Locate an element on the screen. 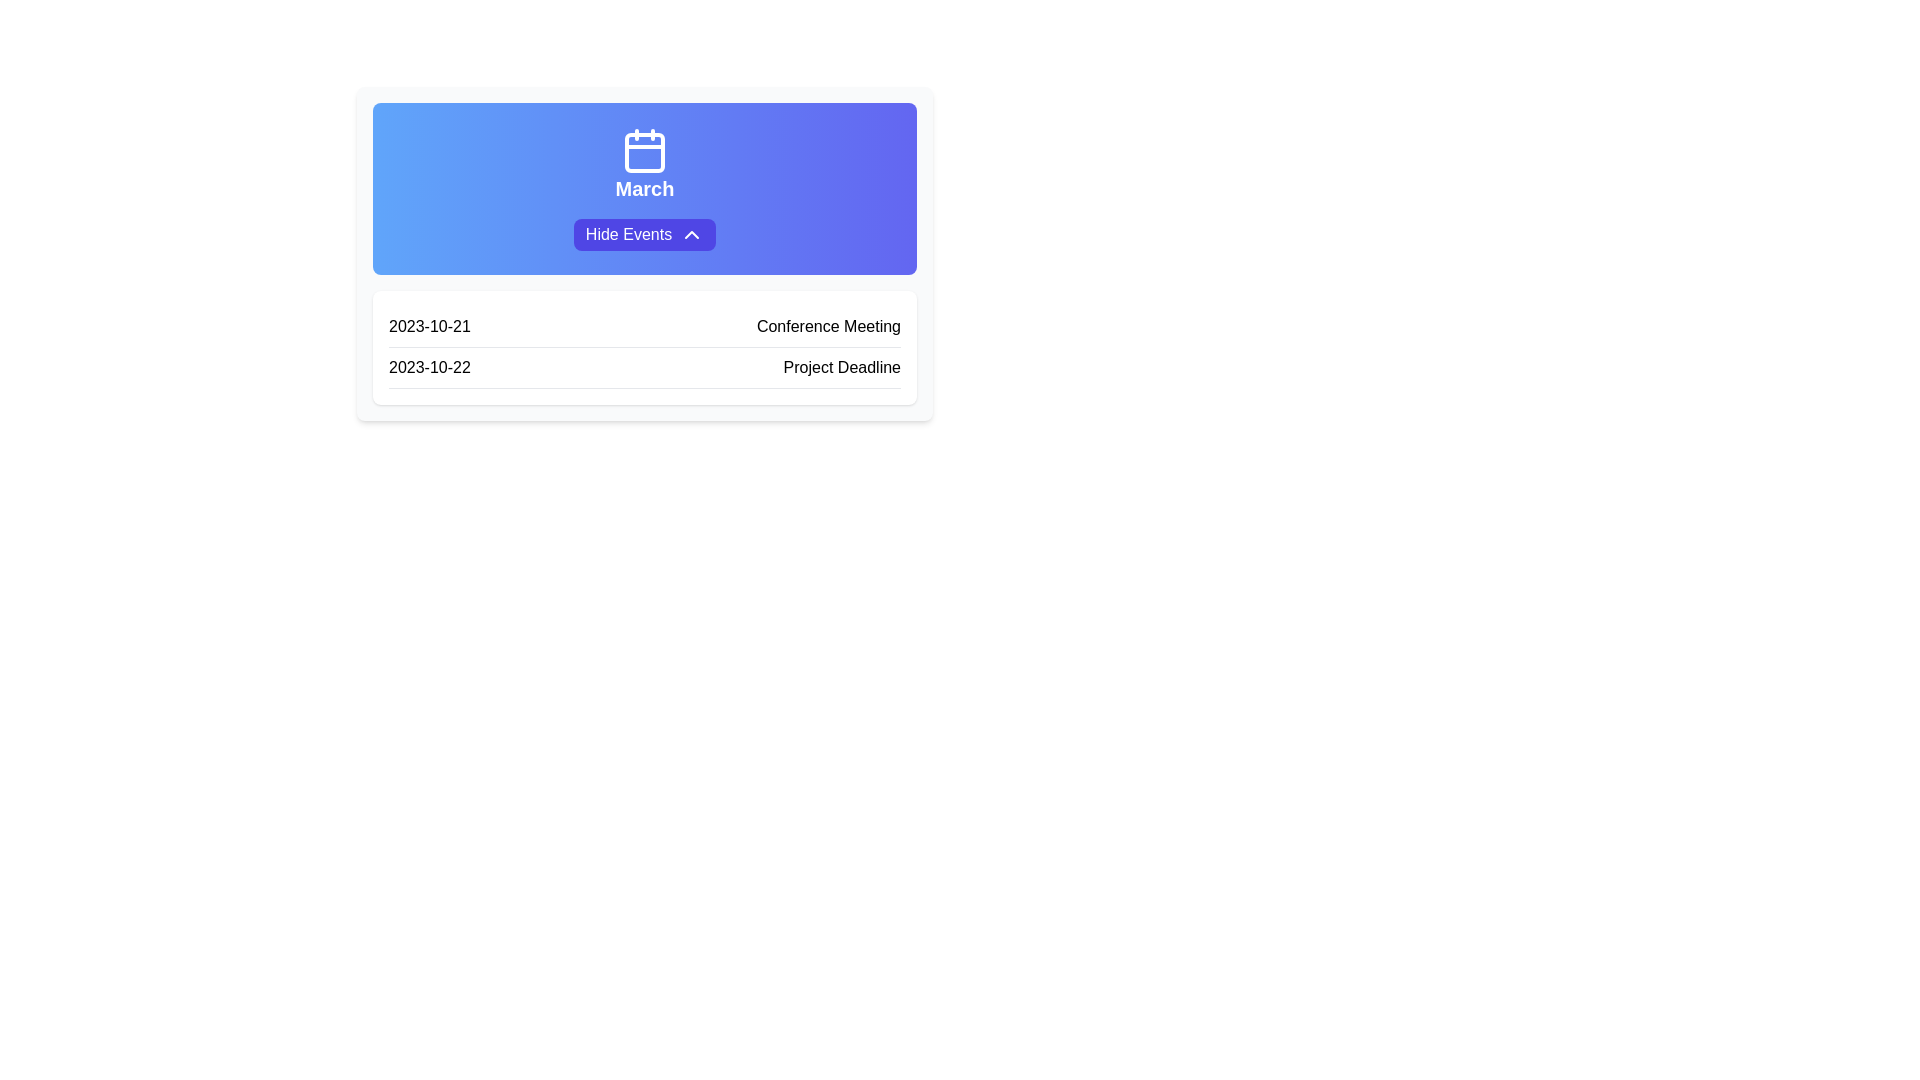 This screenshot has width=1920, height=1080. the chevron icon located to the right of the 'Hide Events' label within the button, which toggles the visibility of related content below the 'March' header is located at coordinates (691, 234).